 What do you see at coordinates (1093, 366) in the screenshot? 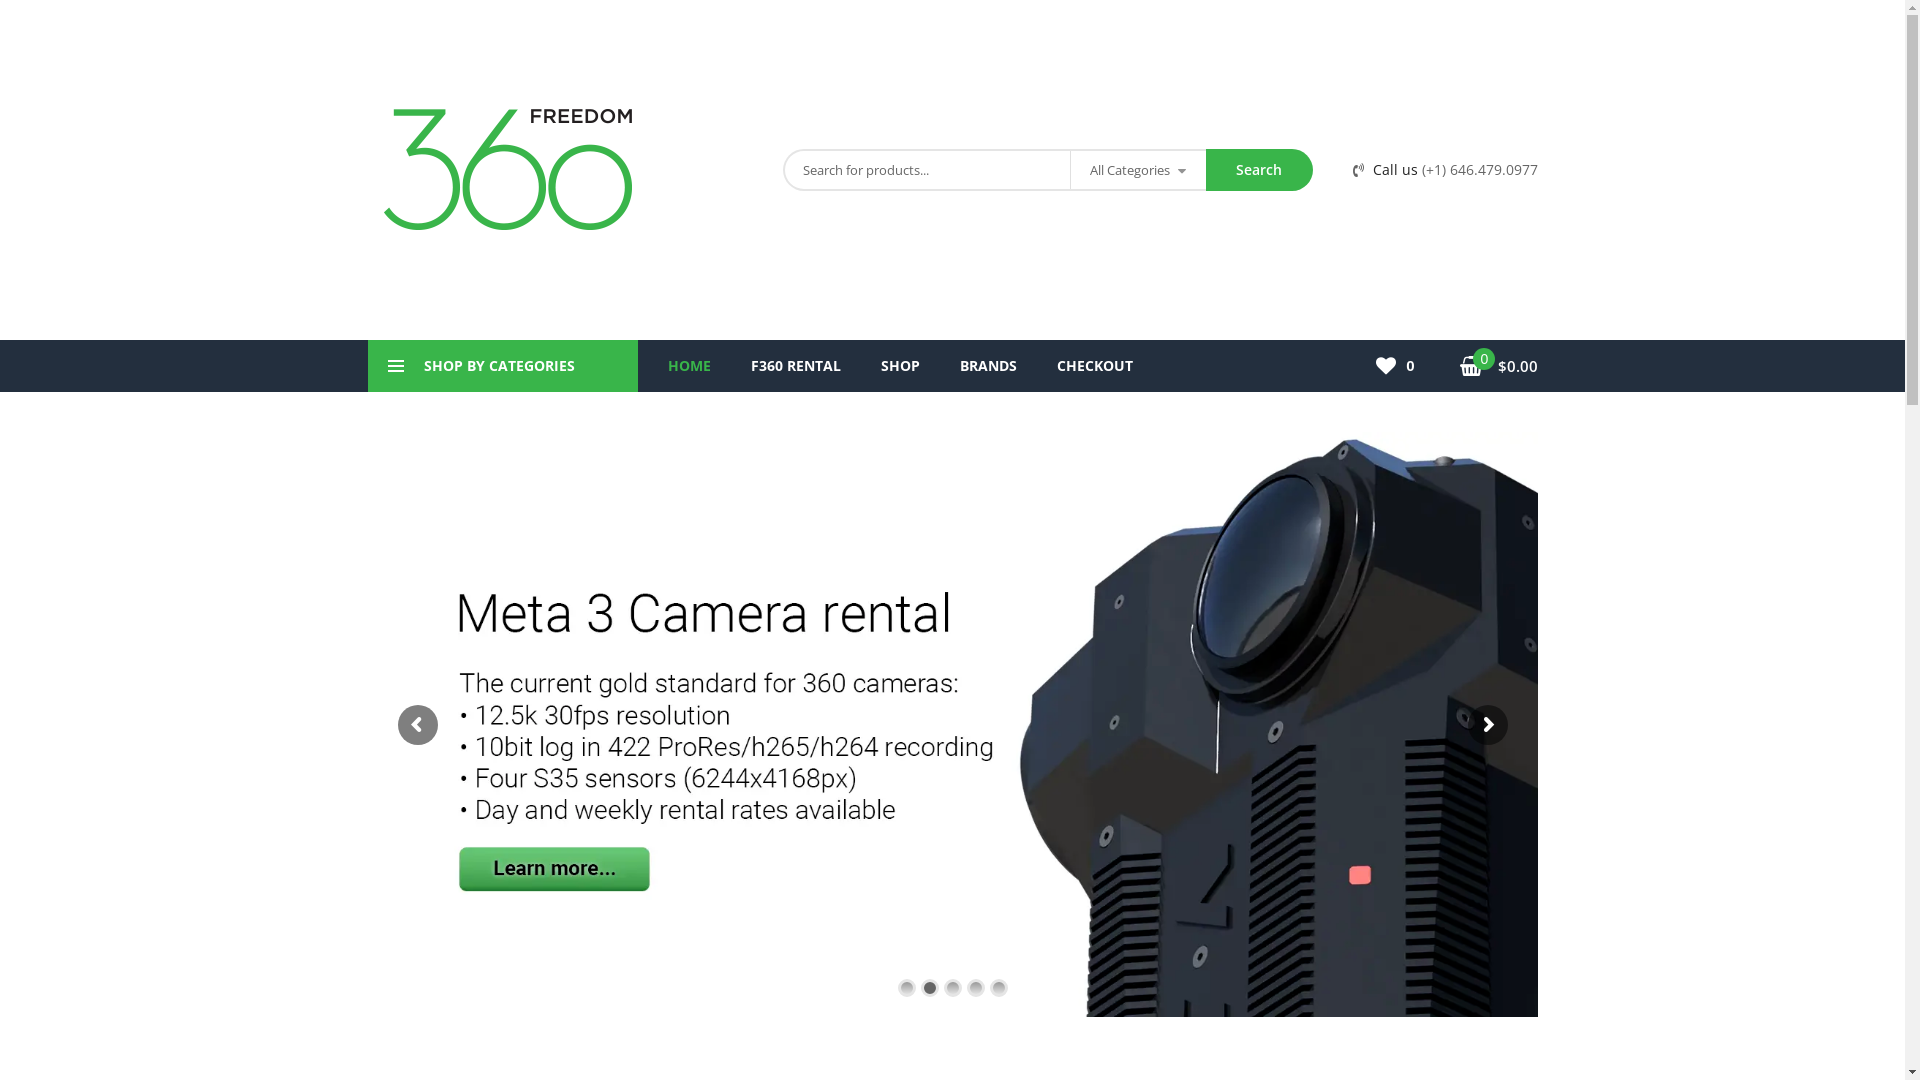
I see `'CHECKOUT'` at bounding box center [1093, 366].